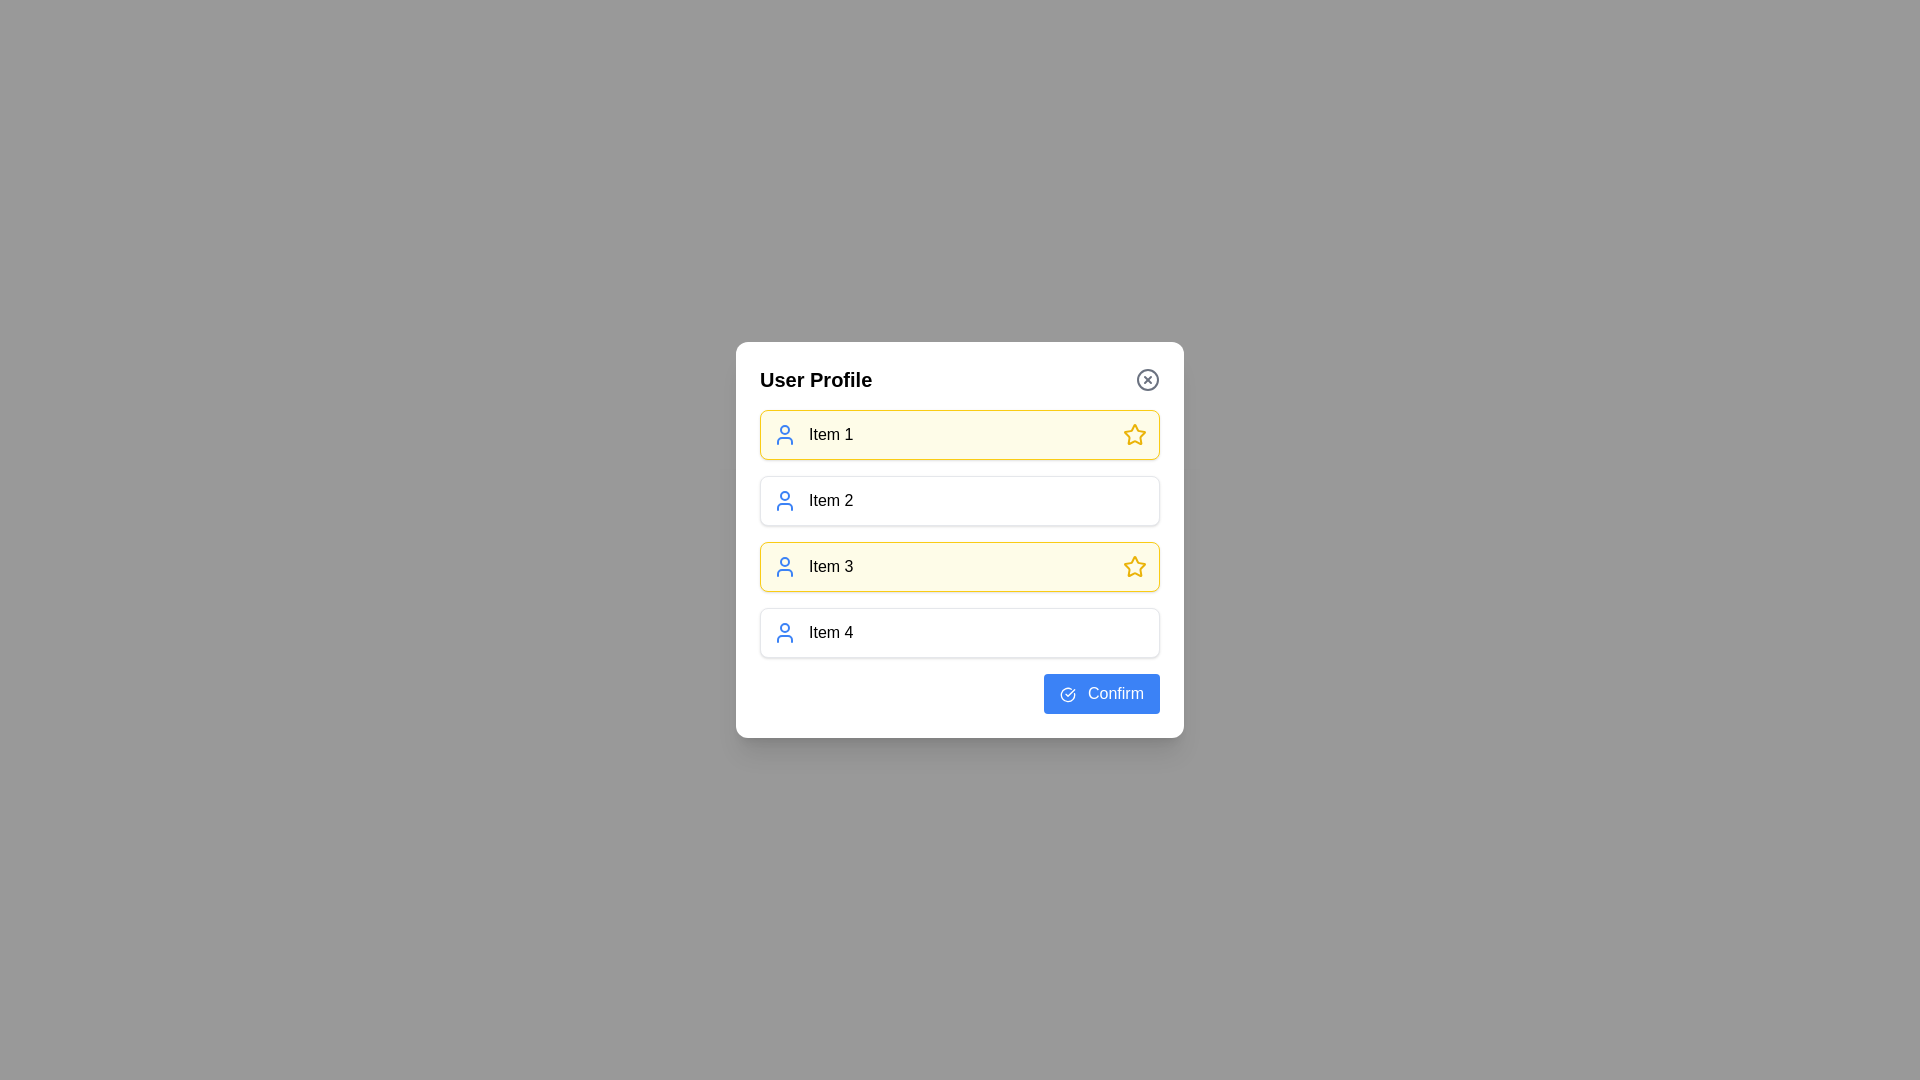  What do you see at coordinates (1100, 693) in the screenshot?
I see `the confirm action button located at the bottom-right corner of the 'User Profile' modal dialog box` at bounding box center [1100, 693].